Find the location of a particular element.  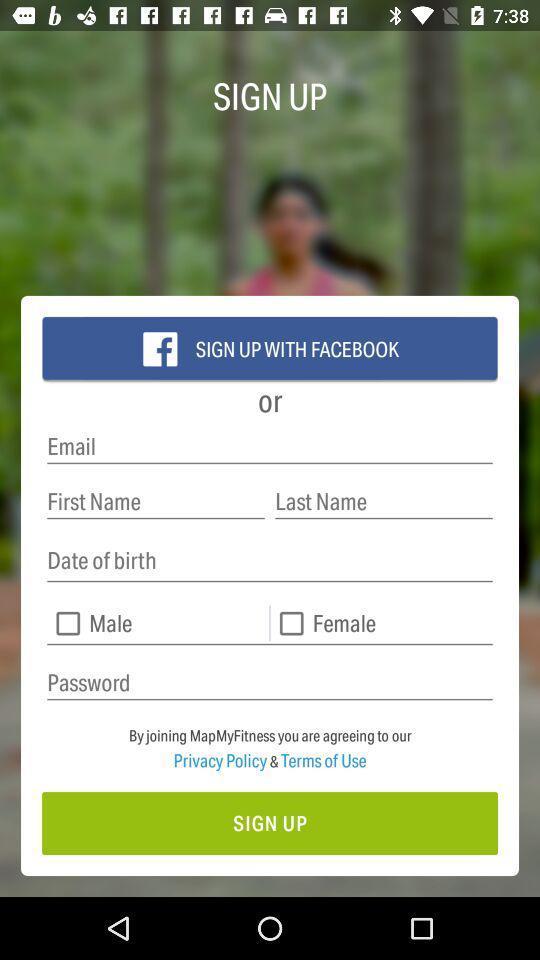

female check box is located at coordinates (381, 622).